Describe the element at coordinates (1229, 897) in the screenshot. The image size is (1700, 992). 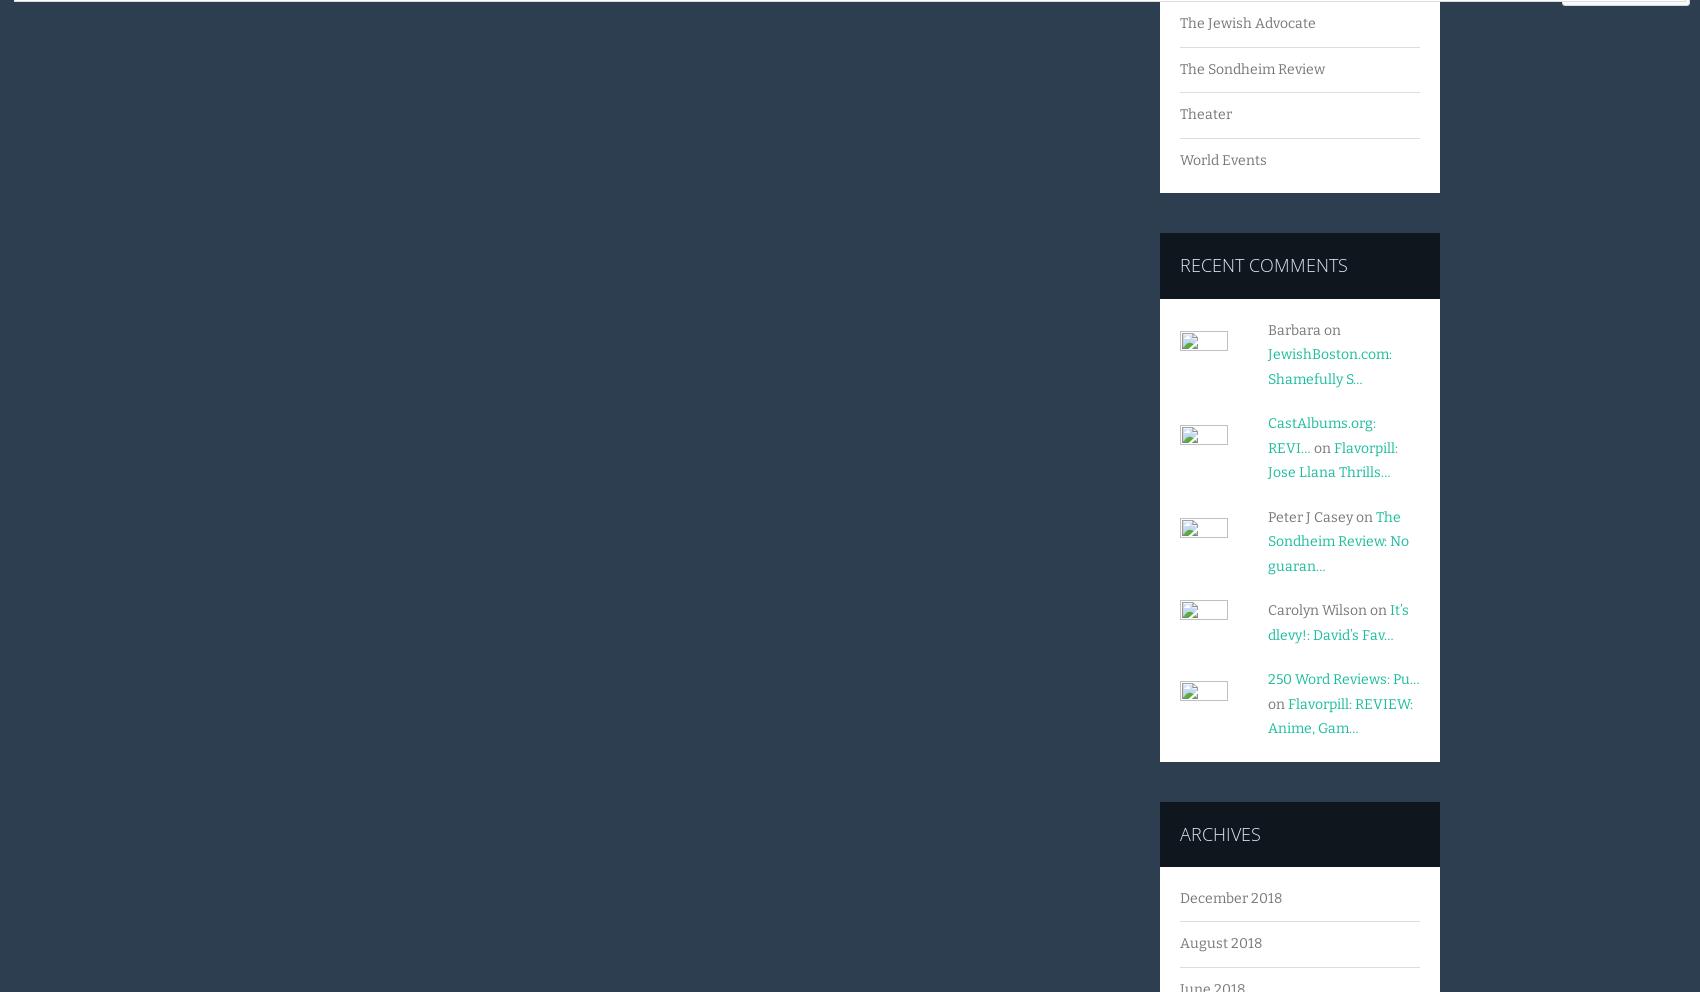
I see `'December 2018'` at that location.